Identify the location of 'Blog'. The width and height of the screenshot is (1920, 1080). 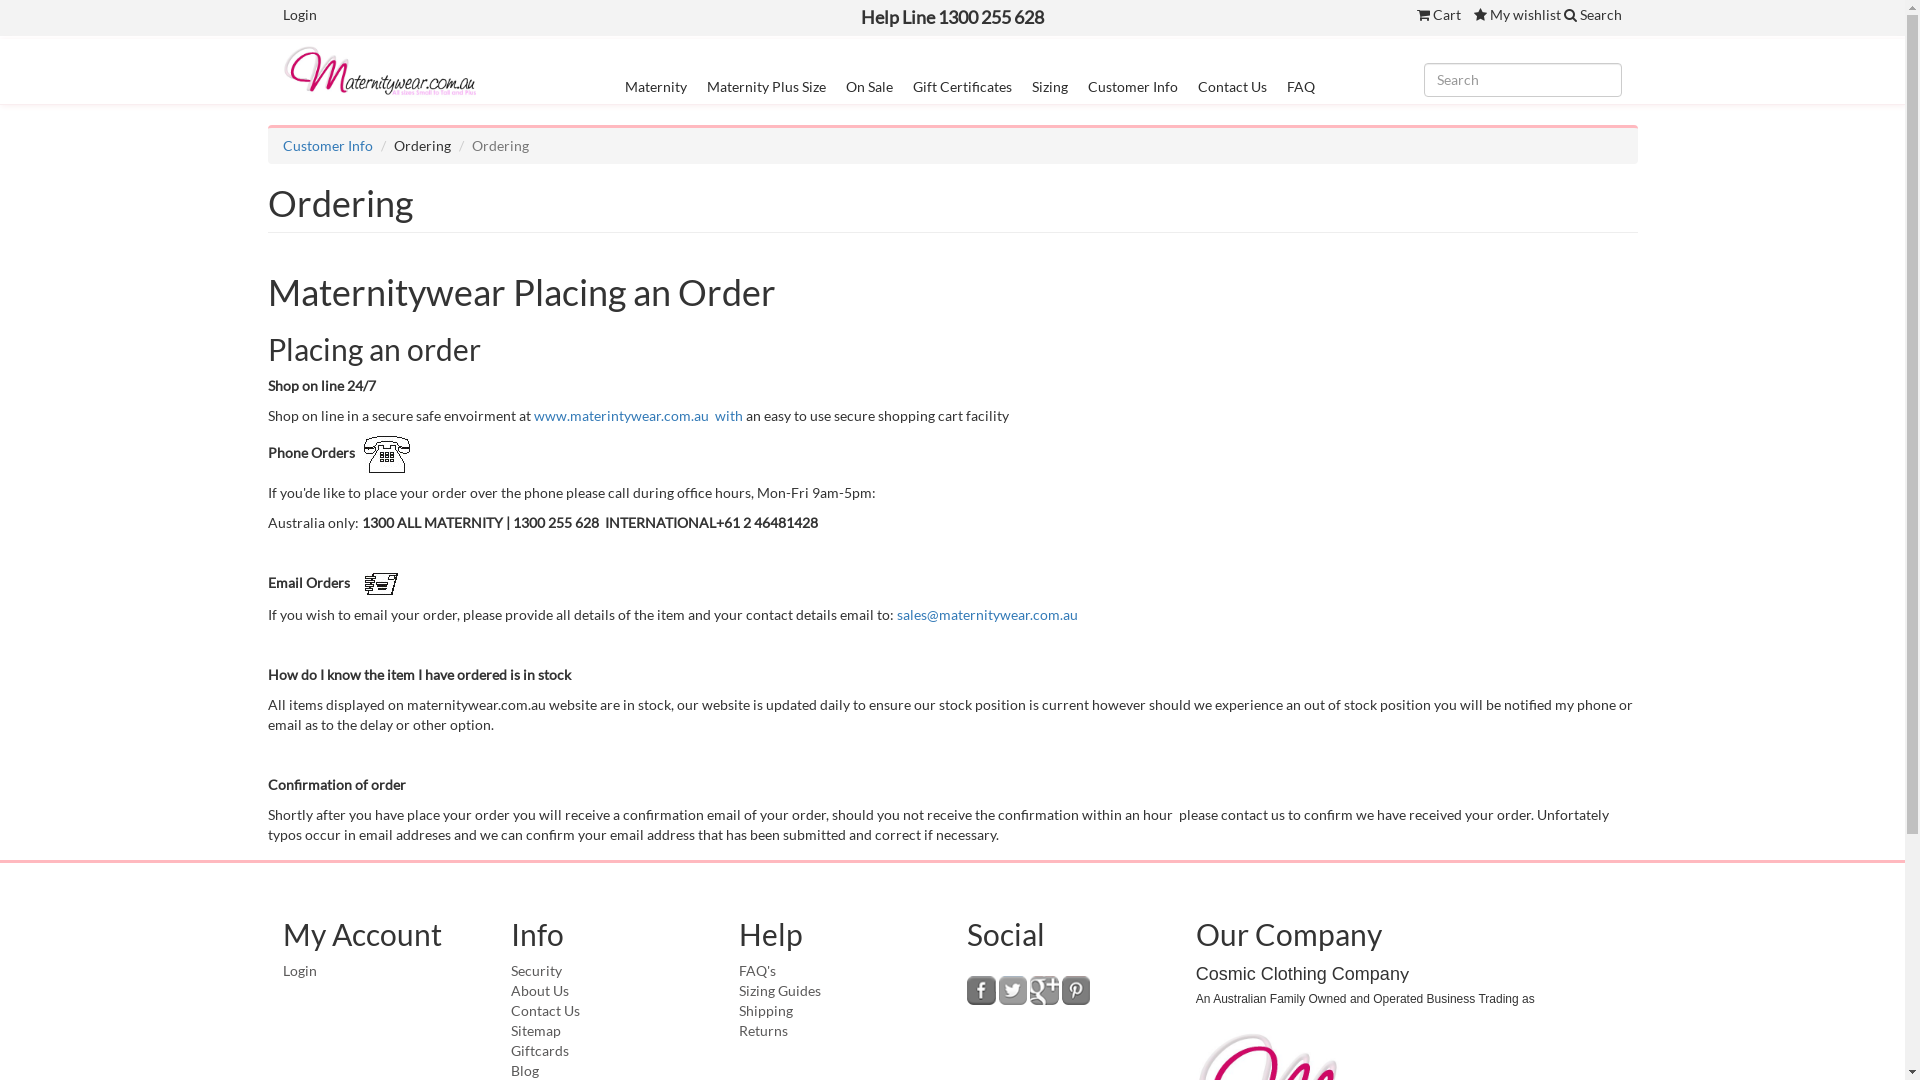
(524, 1069).